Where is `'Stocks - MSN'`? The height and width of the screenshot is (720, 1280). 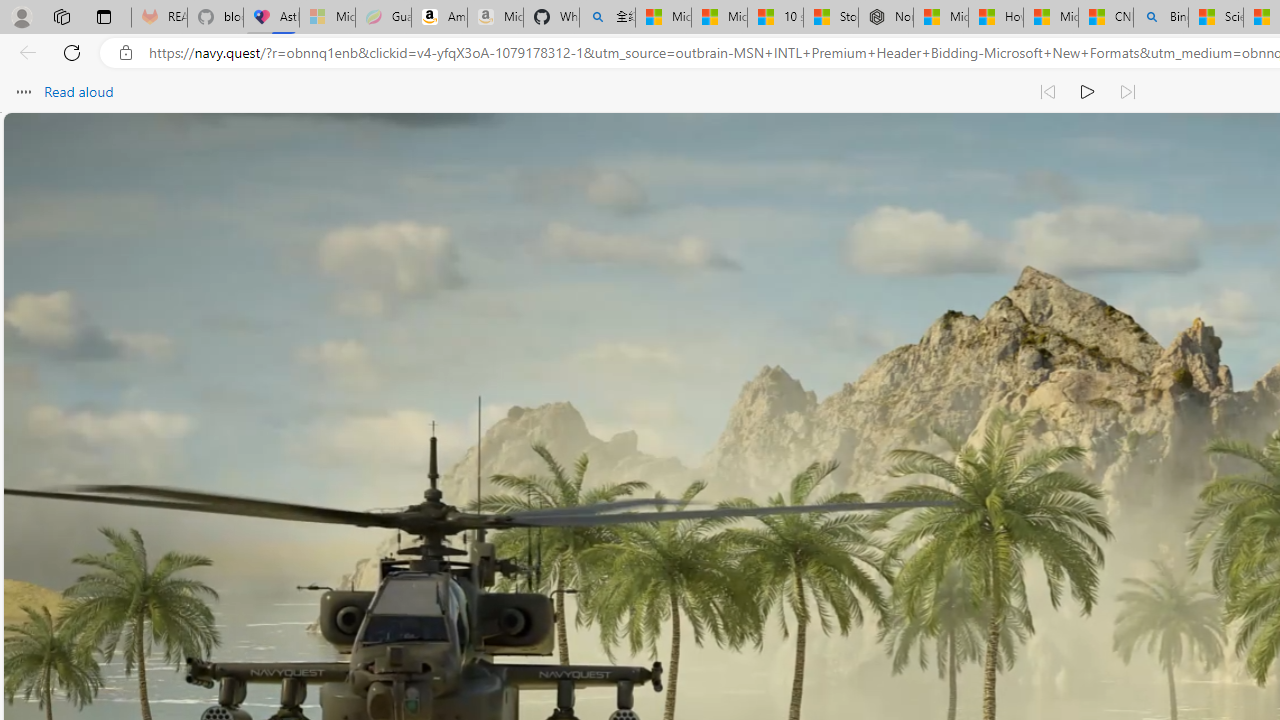 'Stocks - MSN' is located at coordinates (830, 17).